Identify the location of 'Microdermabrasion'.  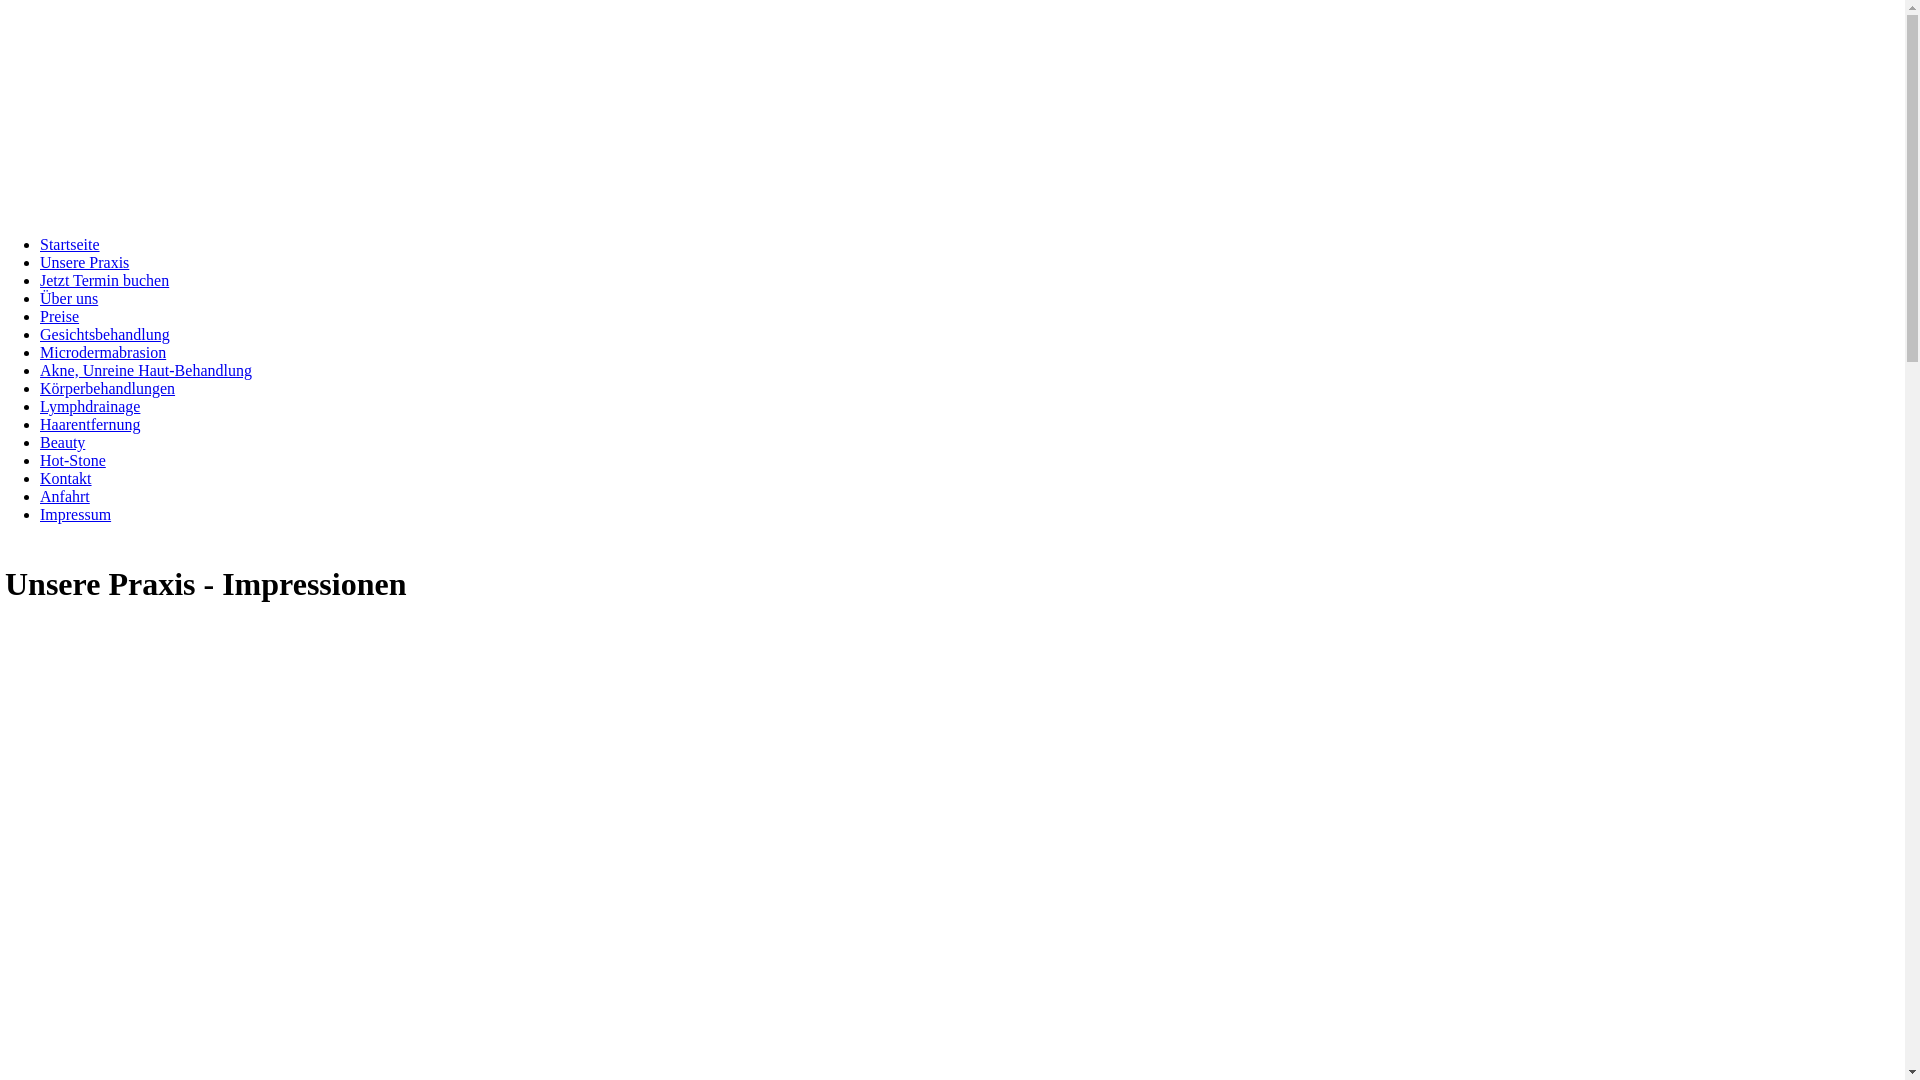
(39, 351).